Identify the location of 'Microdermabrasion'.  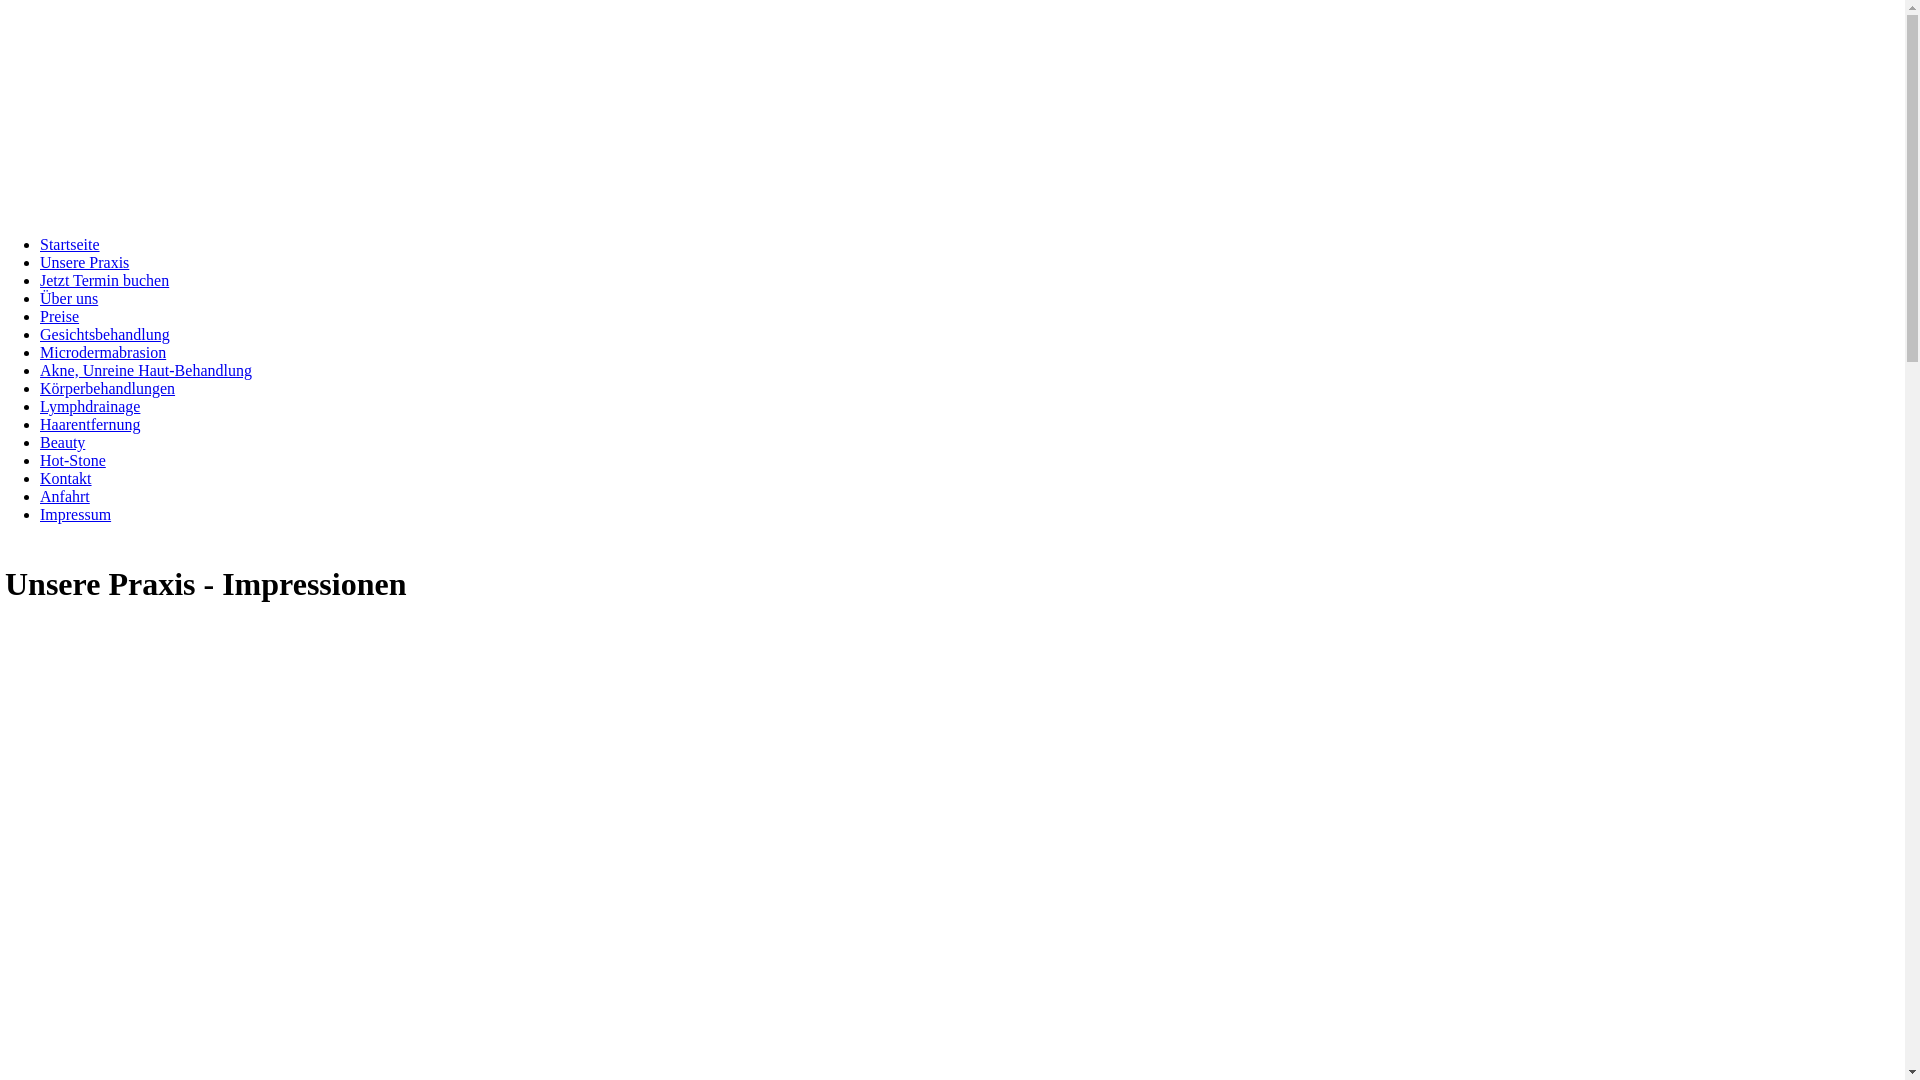
(39, 351).